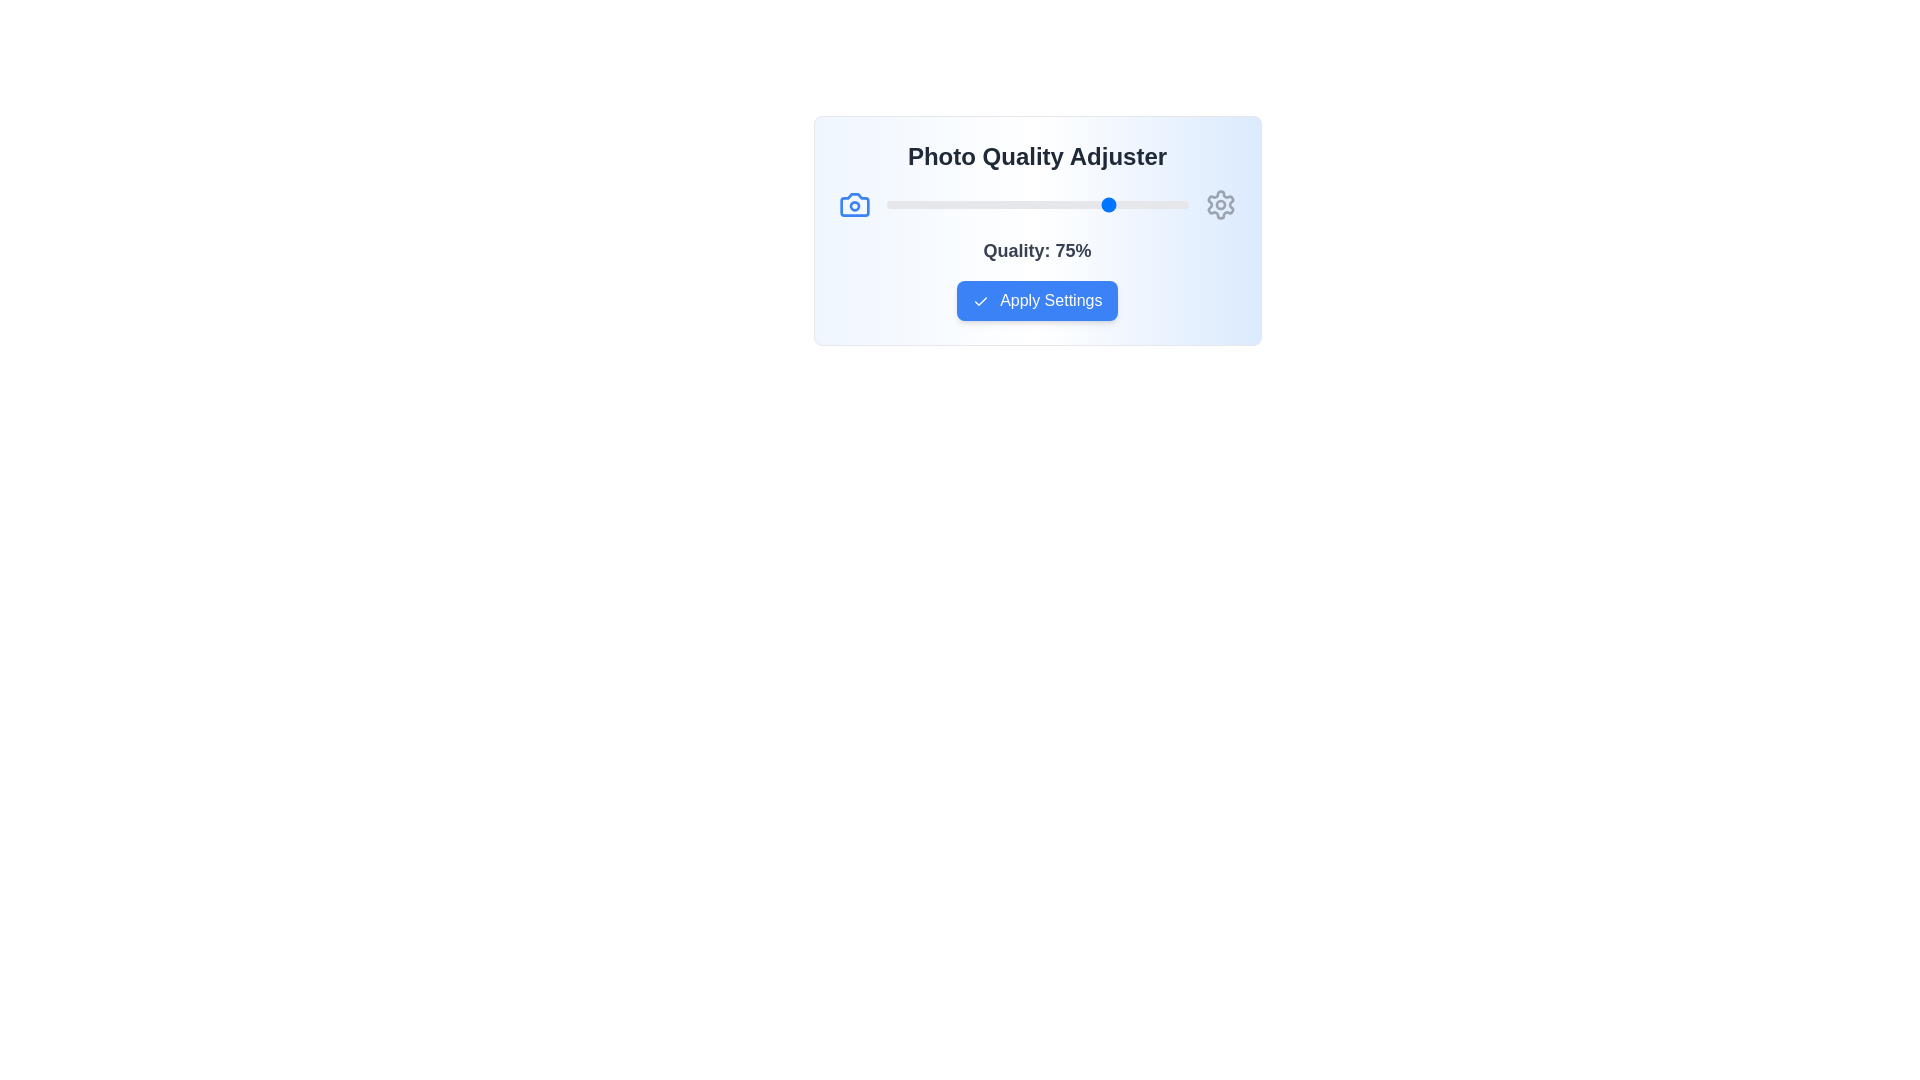  What do you see at coordinates (1173, 204) in the screenshot?
I see `the photo quality slider to 95%` at bounding box center [1173, 204].